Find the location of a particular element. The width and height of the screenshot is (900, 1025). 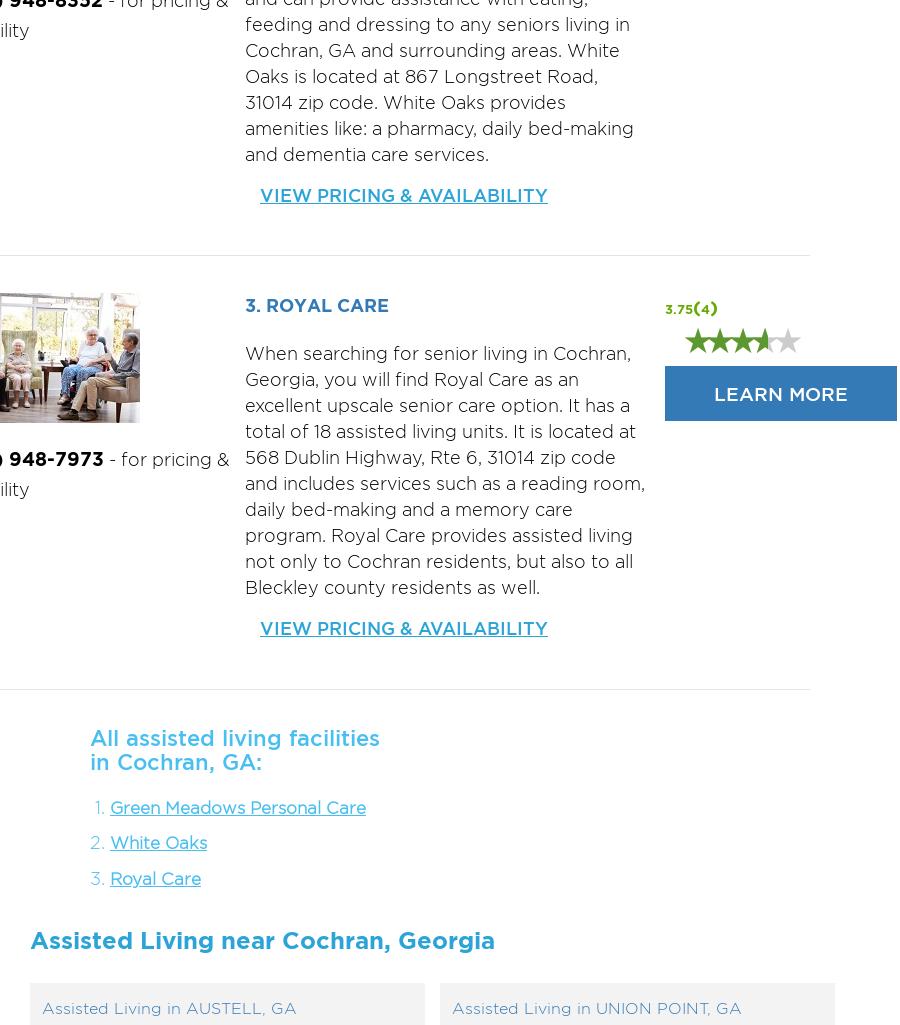

'Assisted Living near Cochran, Georgia' is located at coordinates (261, 939).